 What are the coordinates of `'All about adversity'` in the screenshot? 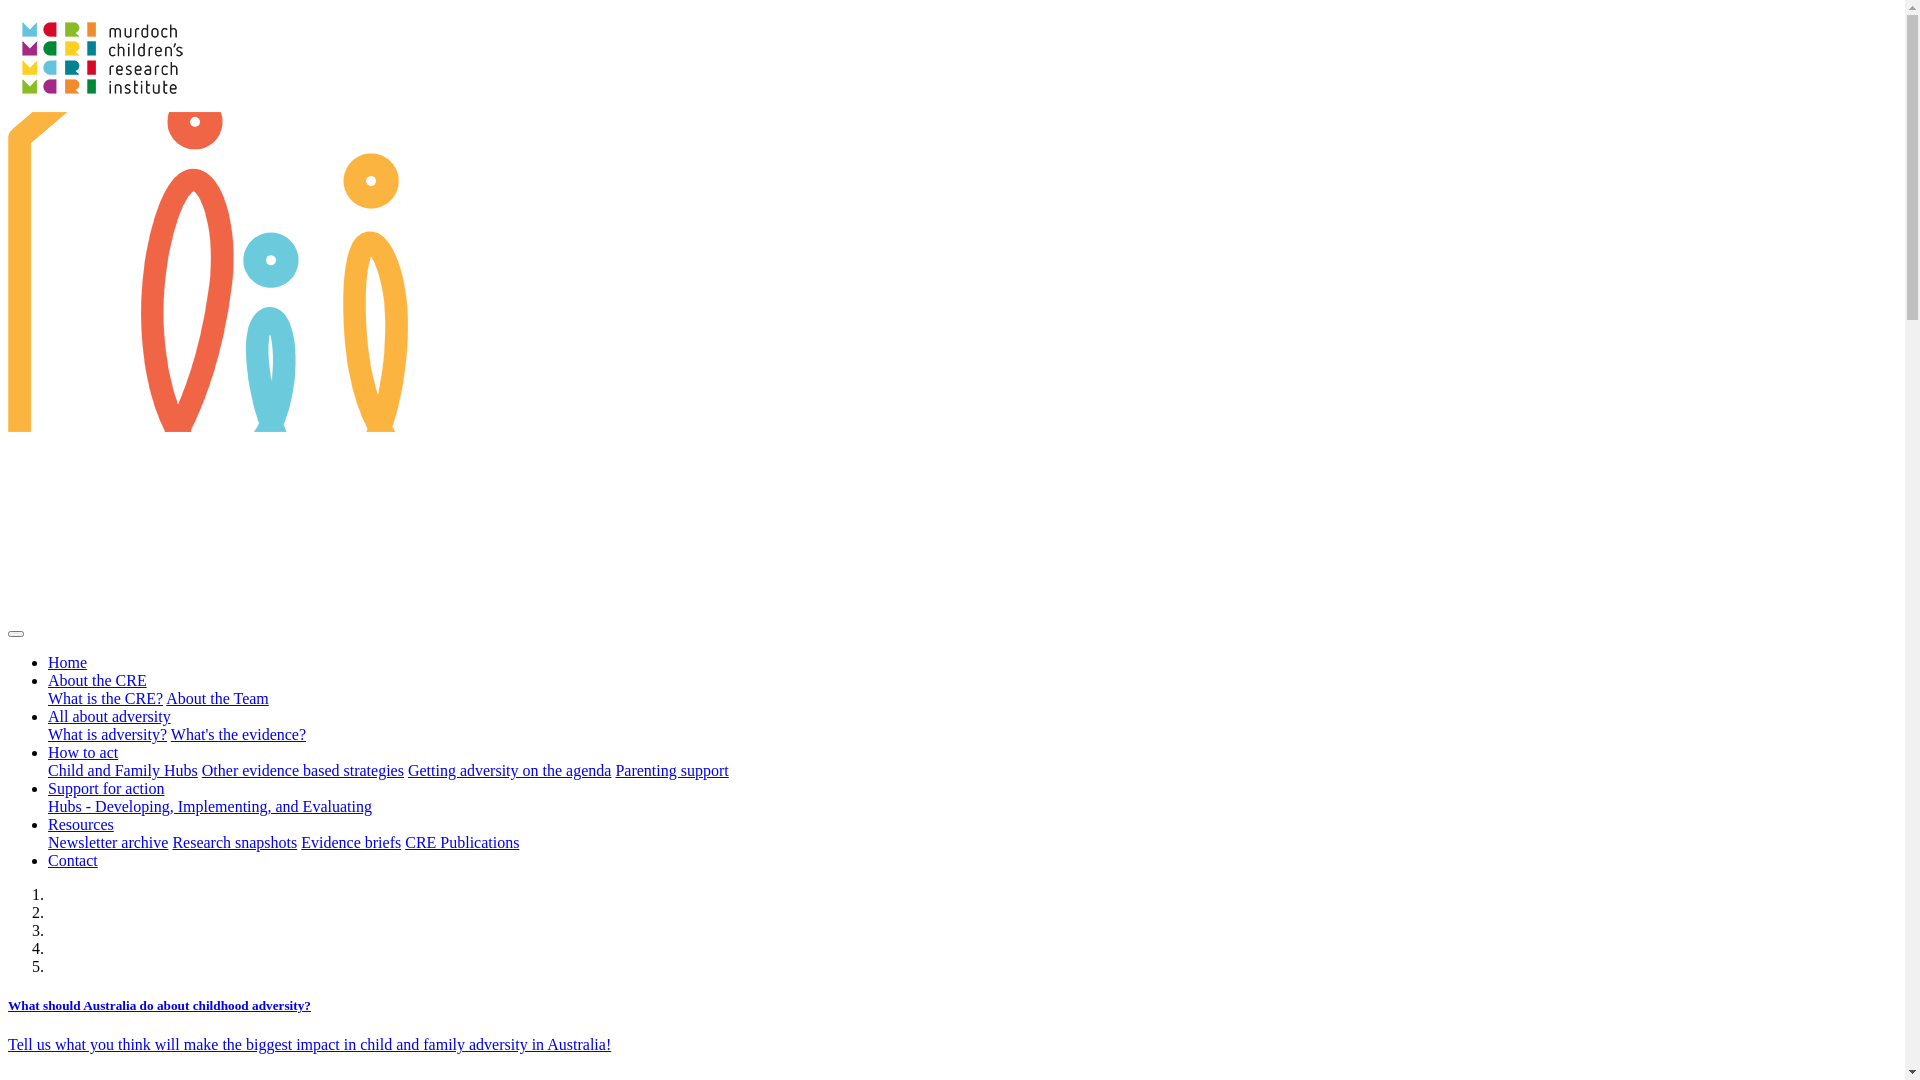 It's located at (108, 715).